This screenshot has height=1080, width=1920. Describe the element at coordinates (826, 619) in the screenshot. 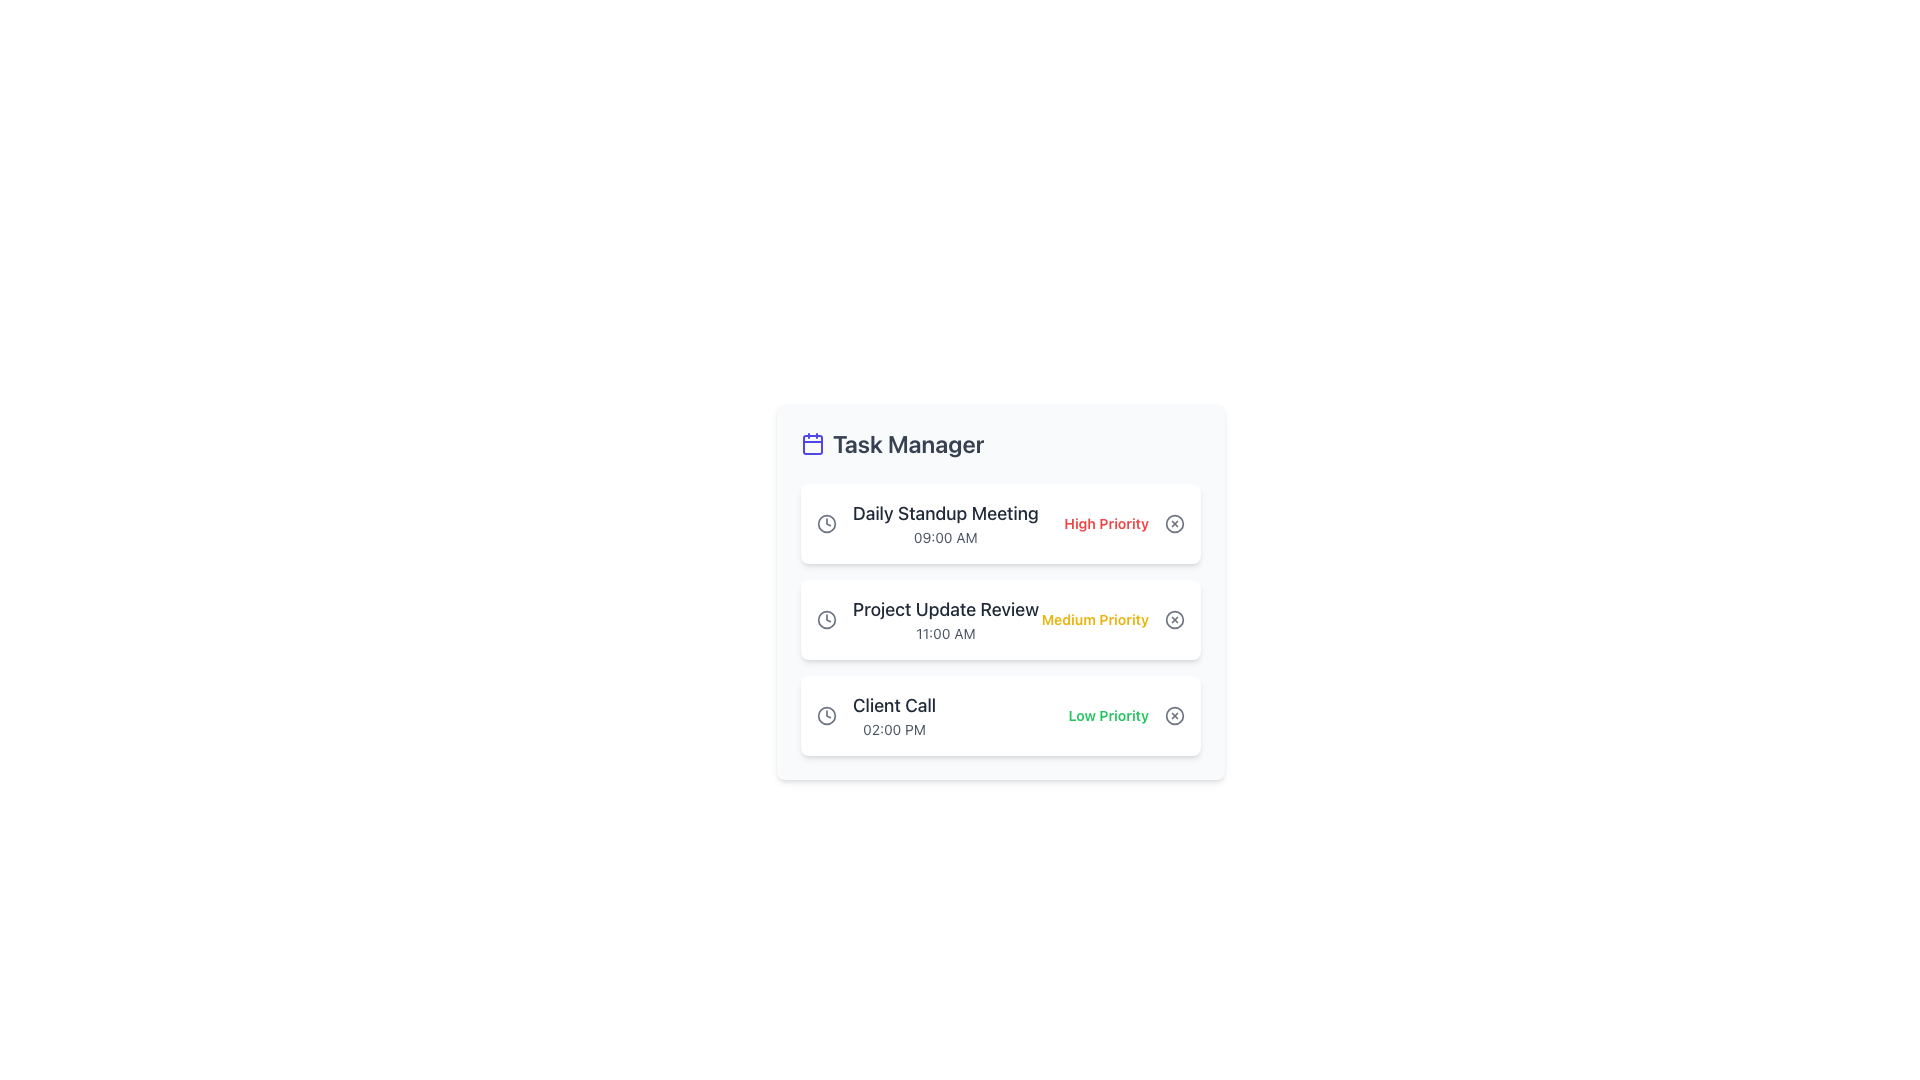

I see `the graphical decorative circle that is part of the SVG clock icon, positioned centrally within the clock face adjacent to the 'Project Update Review' list item` at that location.